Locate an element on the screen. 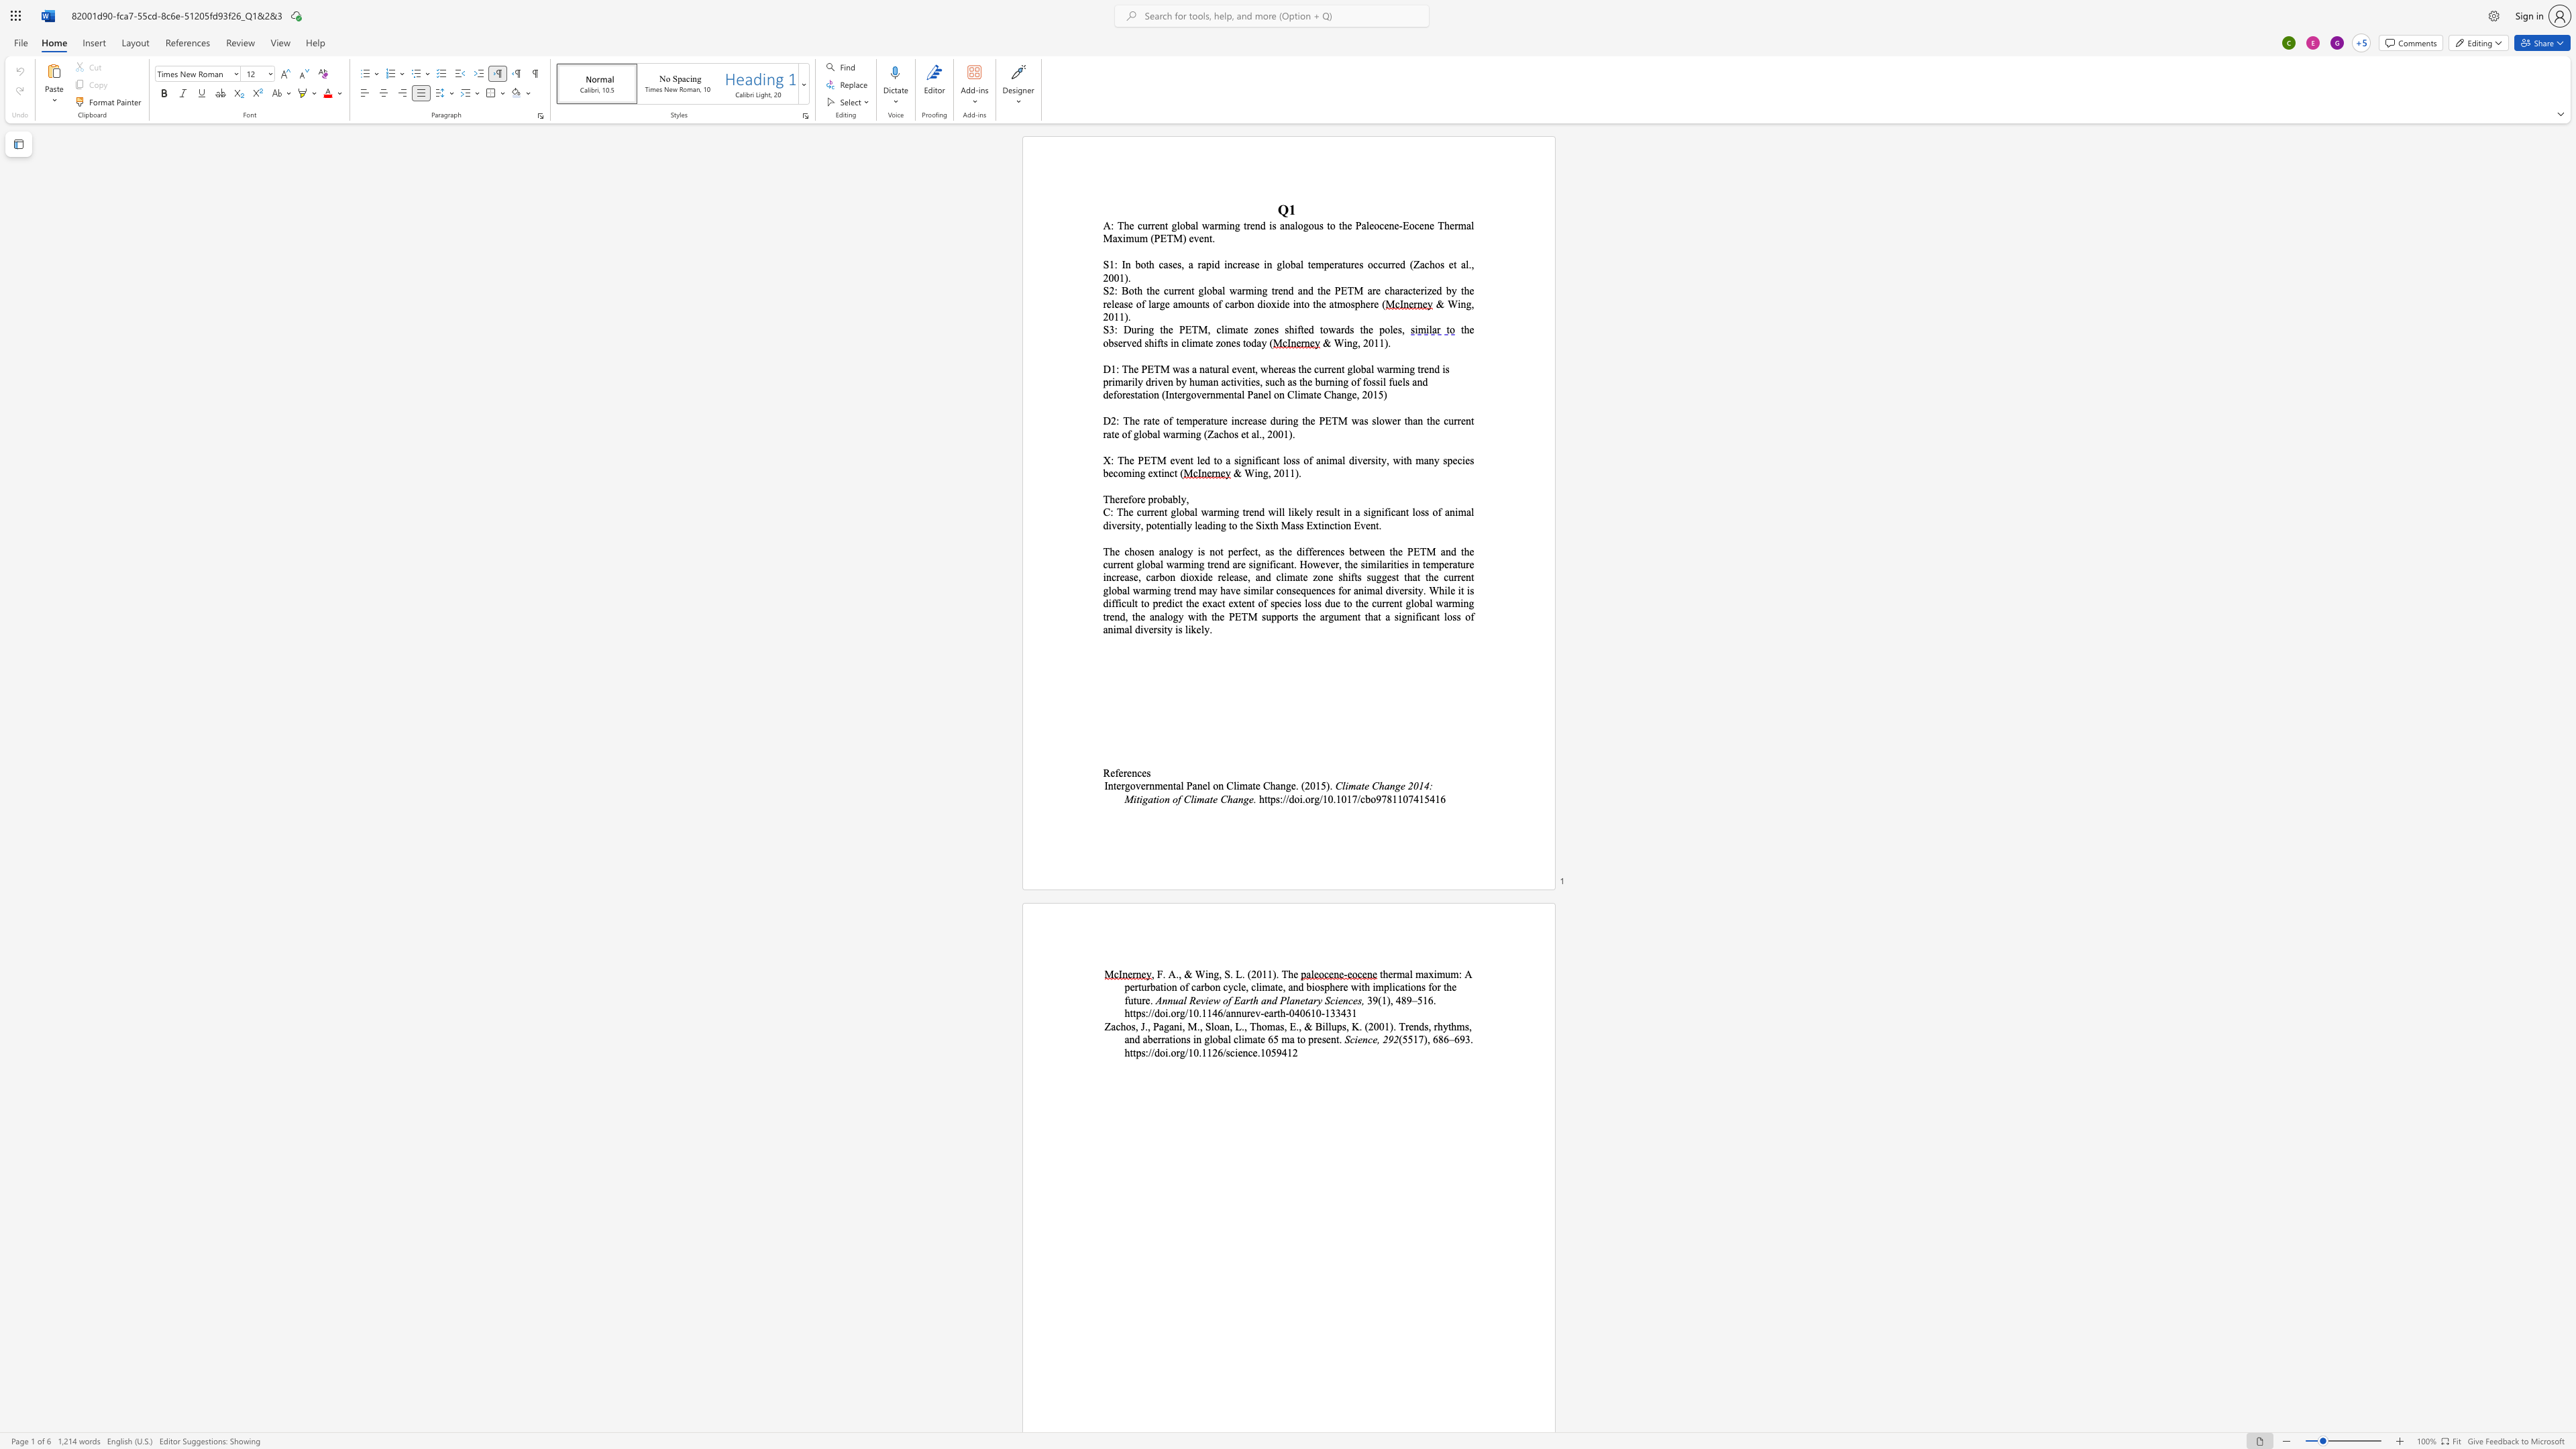  the 5th character "a" in the text is located at coordinates (1177, 525).